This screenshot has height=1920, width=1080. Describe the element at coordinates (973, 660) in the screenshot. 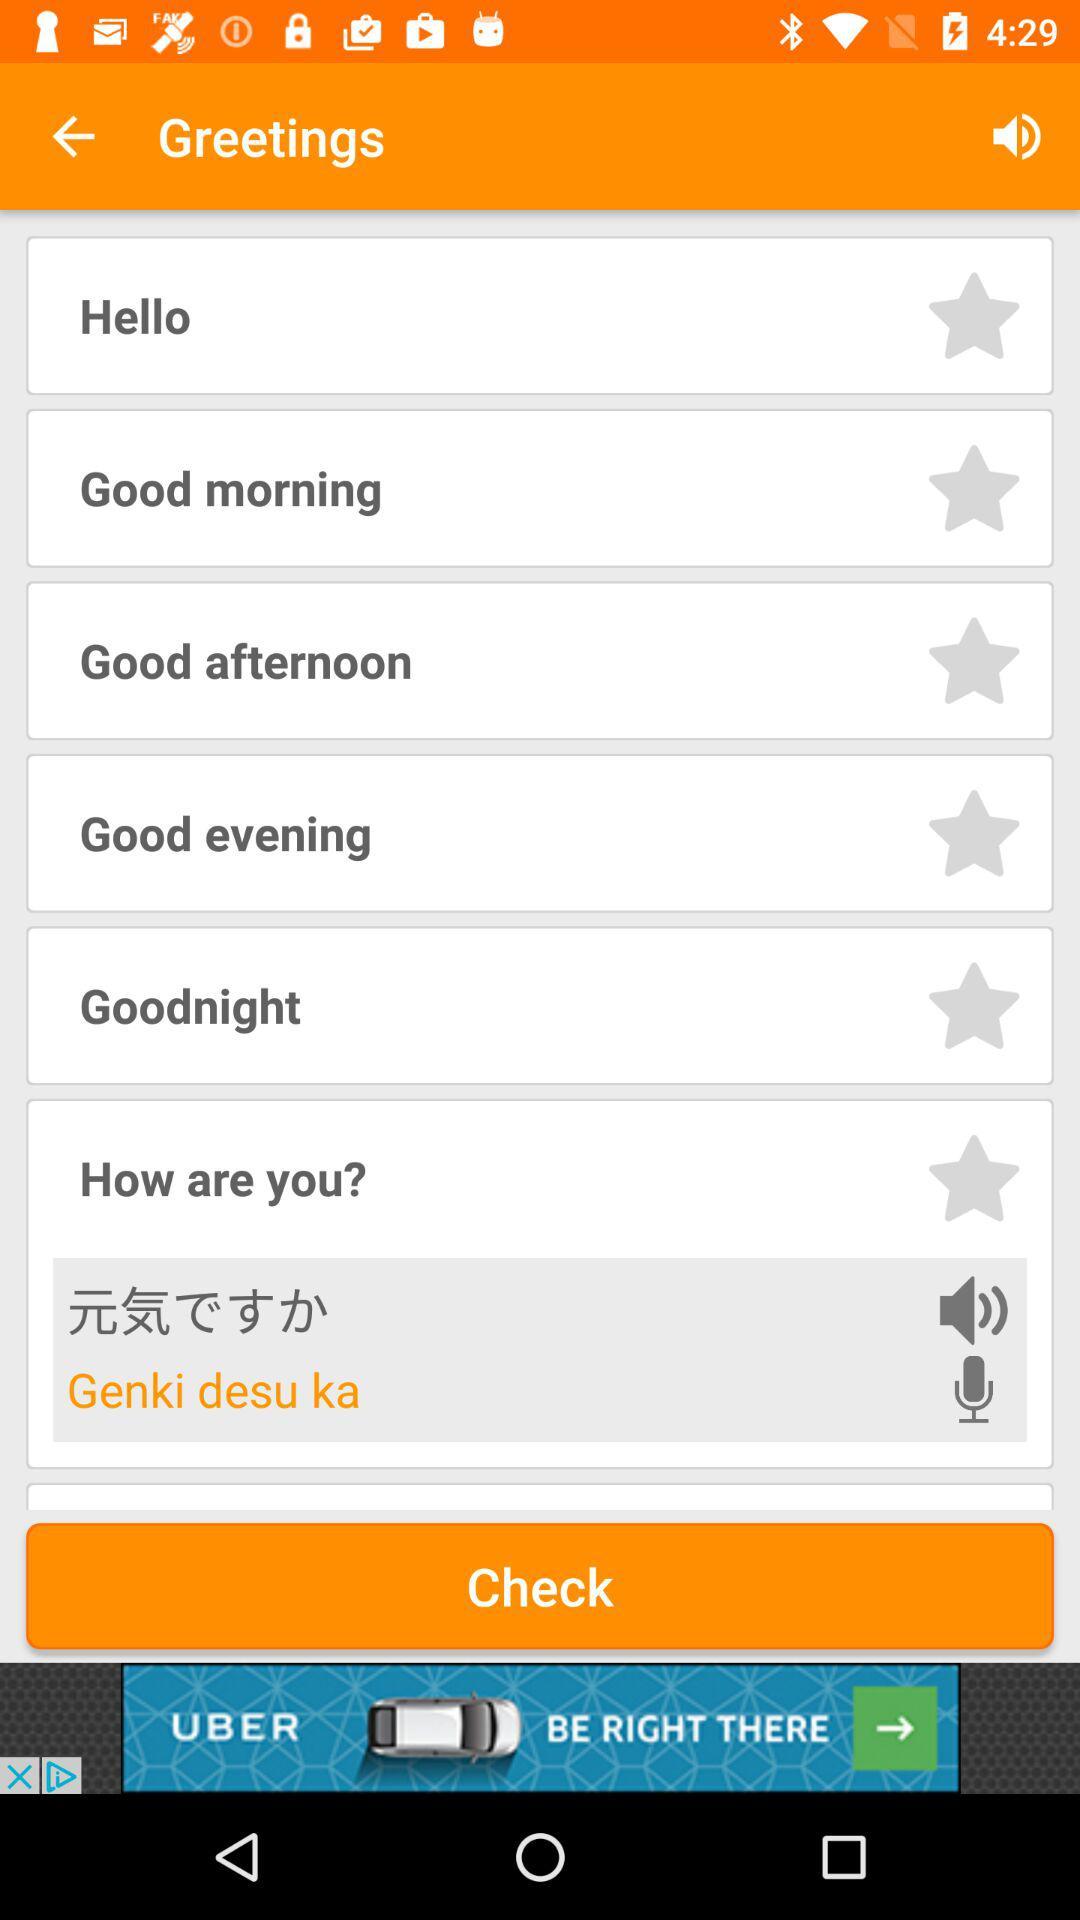

I see `this greeting` at that location.